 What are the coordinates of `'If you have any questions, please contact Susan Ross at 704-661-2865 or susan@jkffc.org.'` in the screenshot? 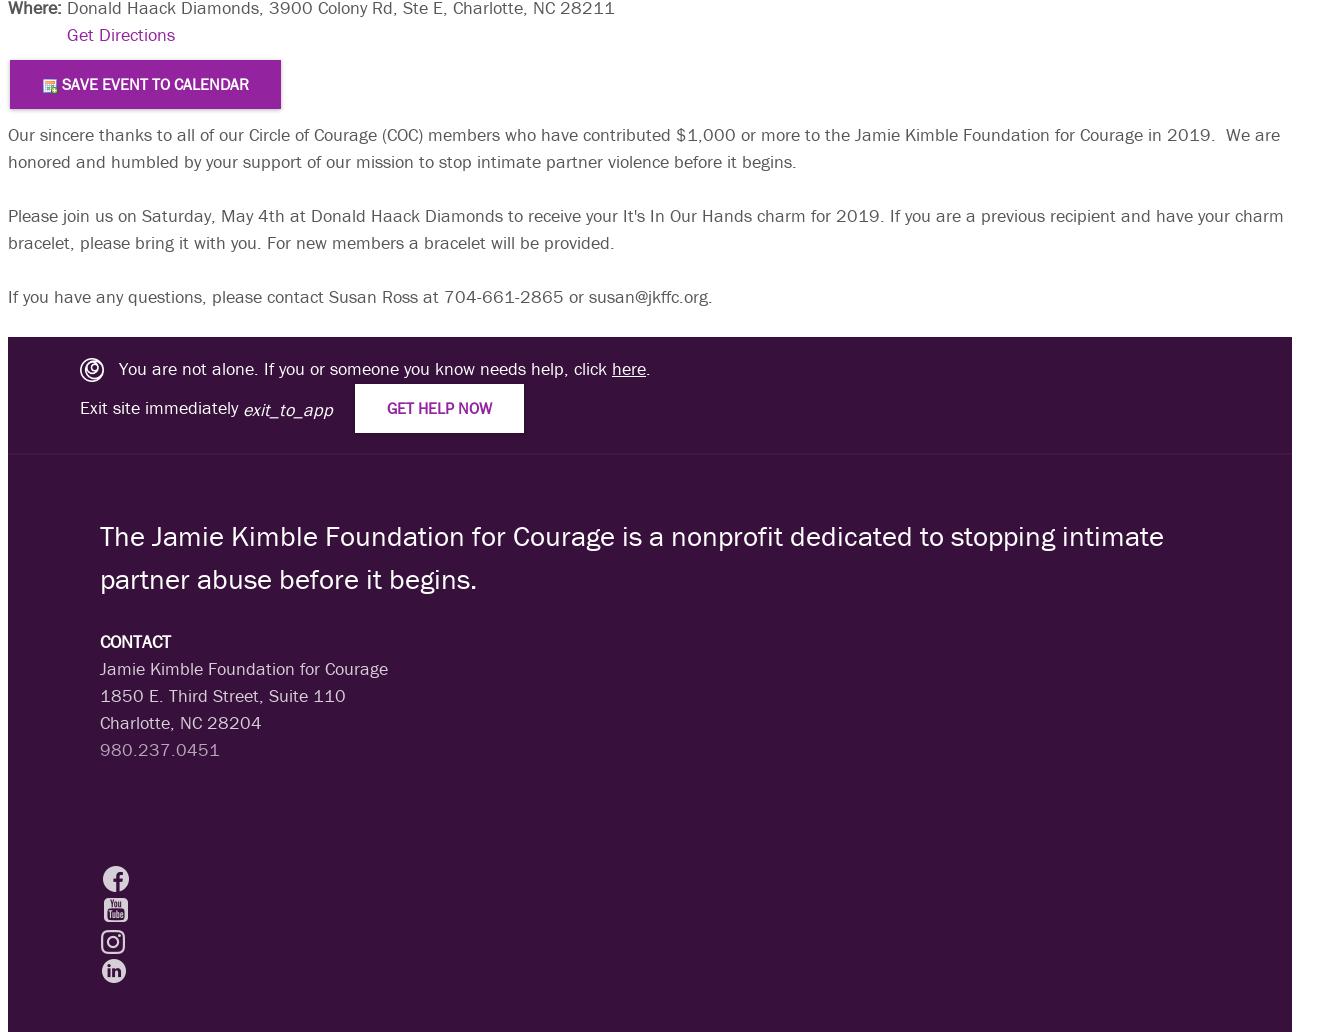 It's located at (360, 295).